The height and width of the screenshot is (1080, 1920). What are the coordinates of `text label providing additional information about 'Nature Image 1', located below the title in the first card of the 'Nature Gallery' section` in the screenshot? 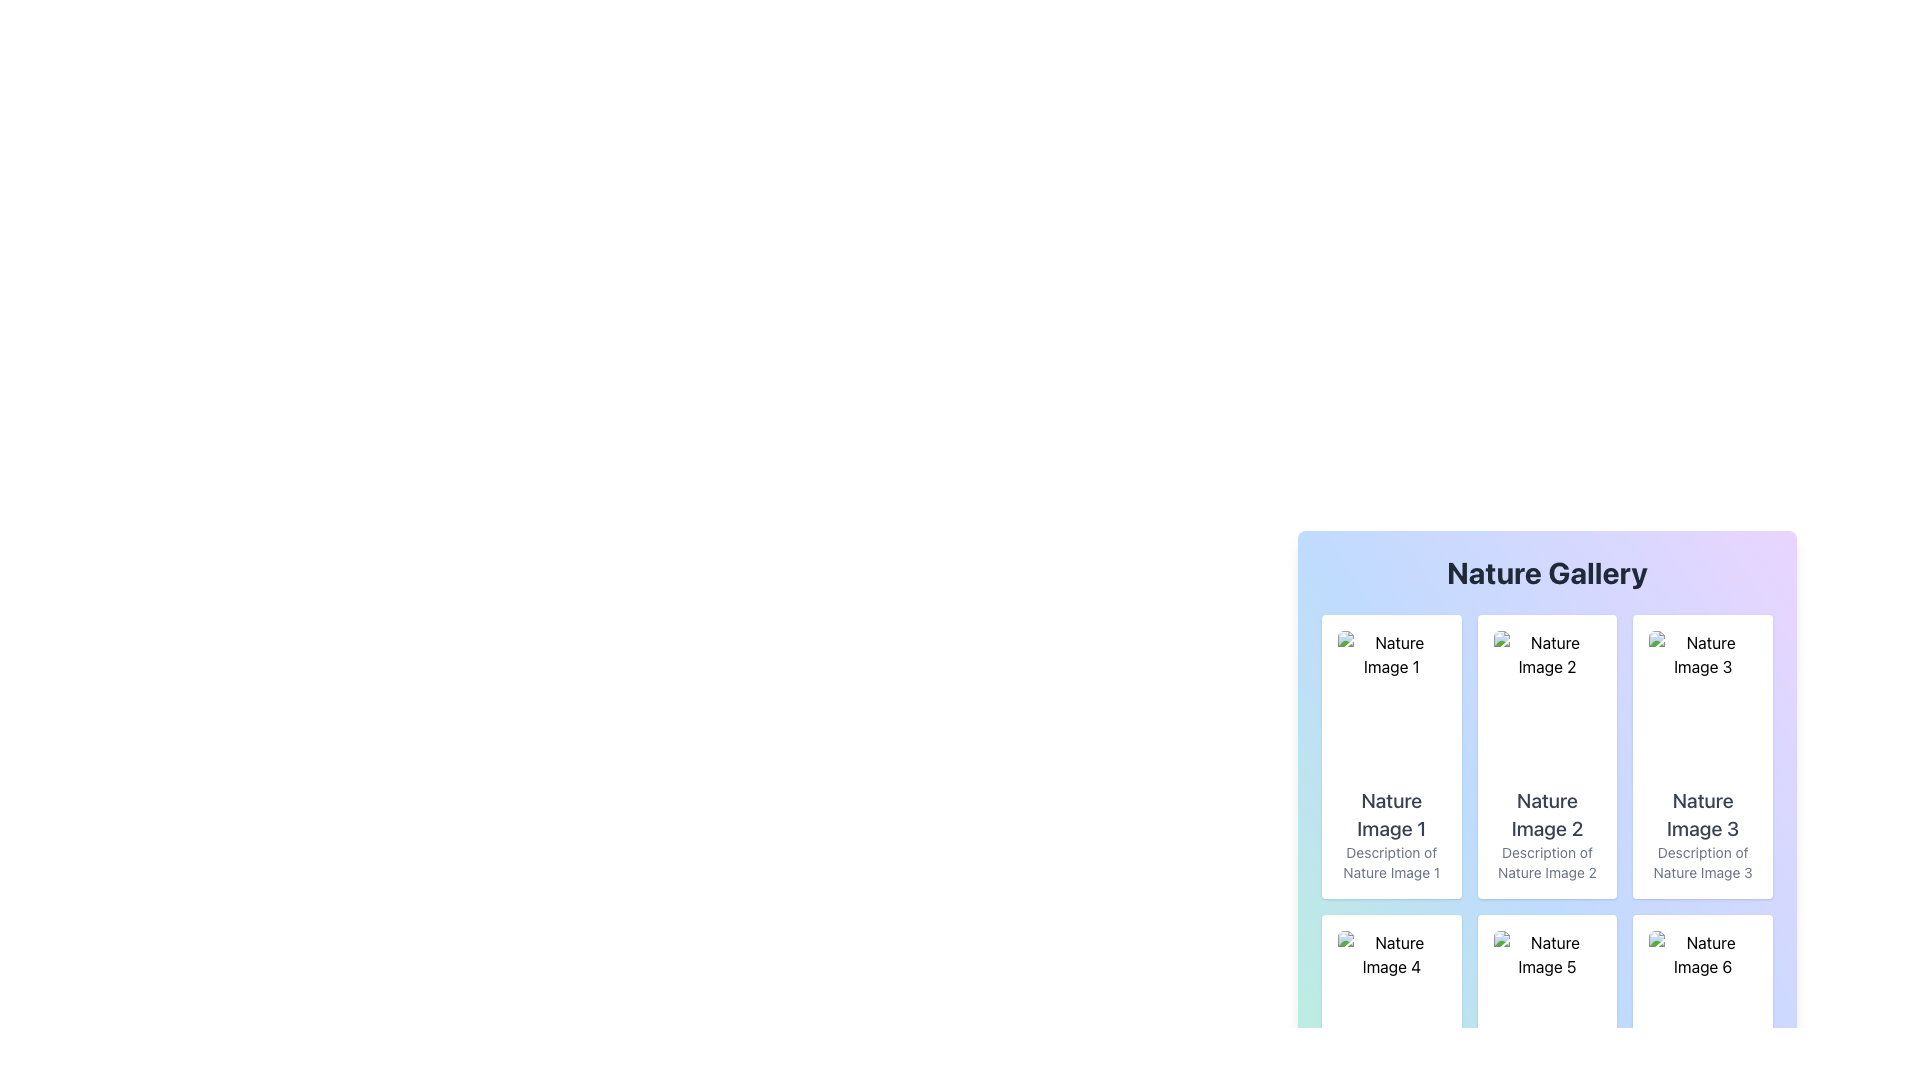 It's located at (1390, 862).